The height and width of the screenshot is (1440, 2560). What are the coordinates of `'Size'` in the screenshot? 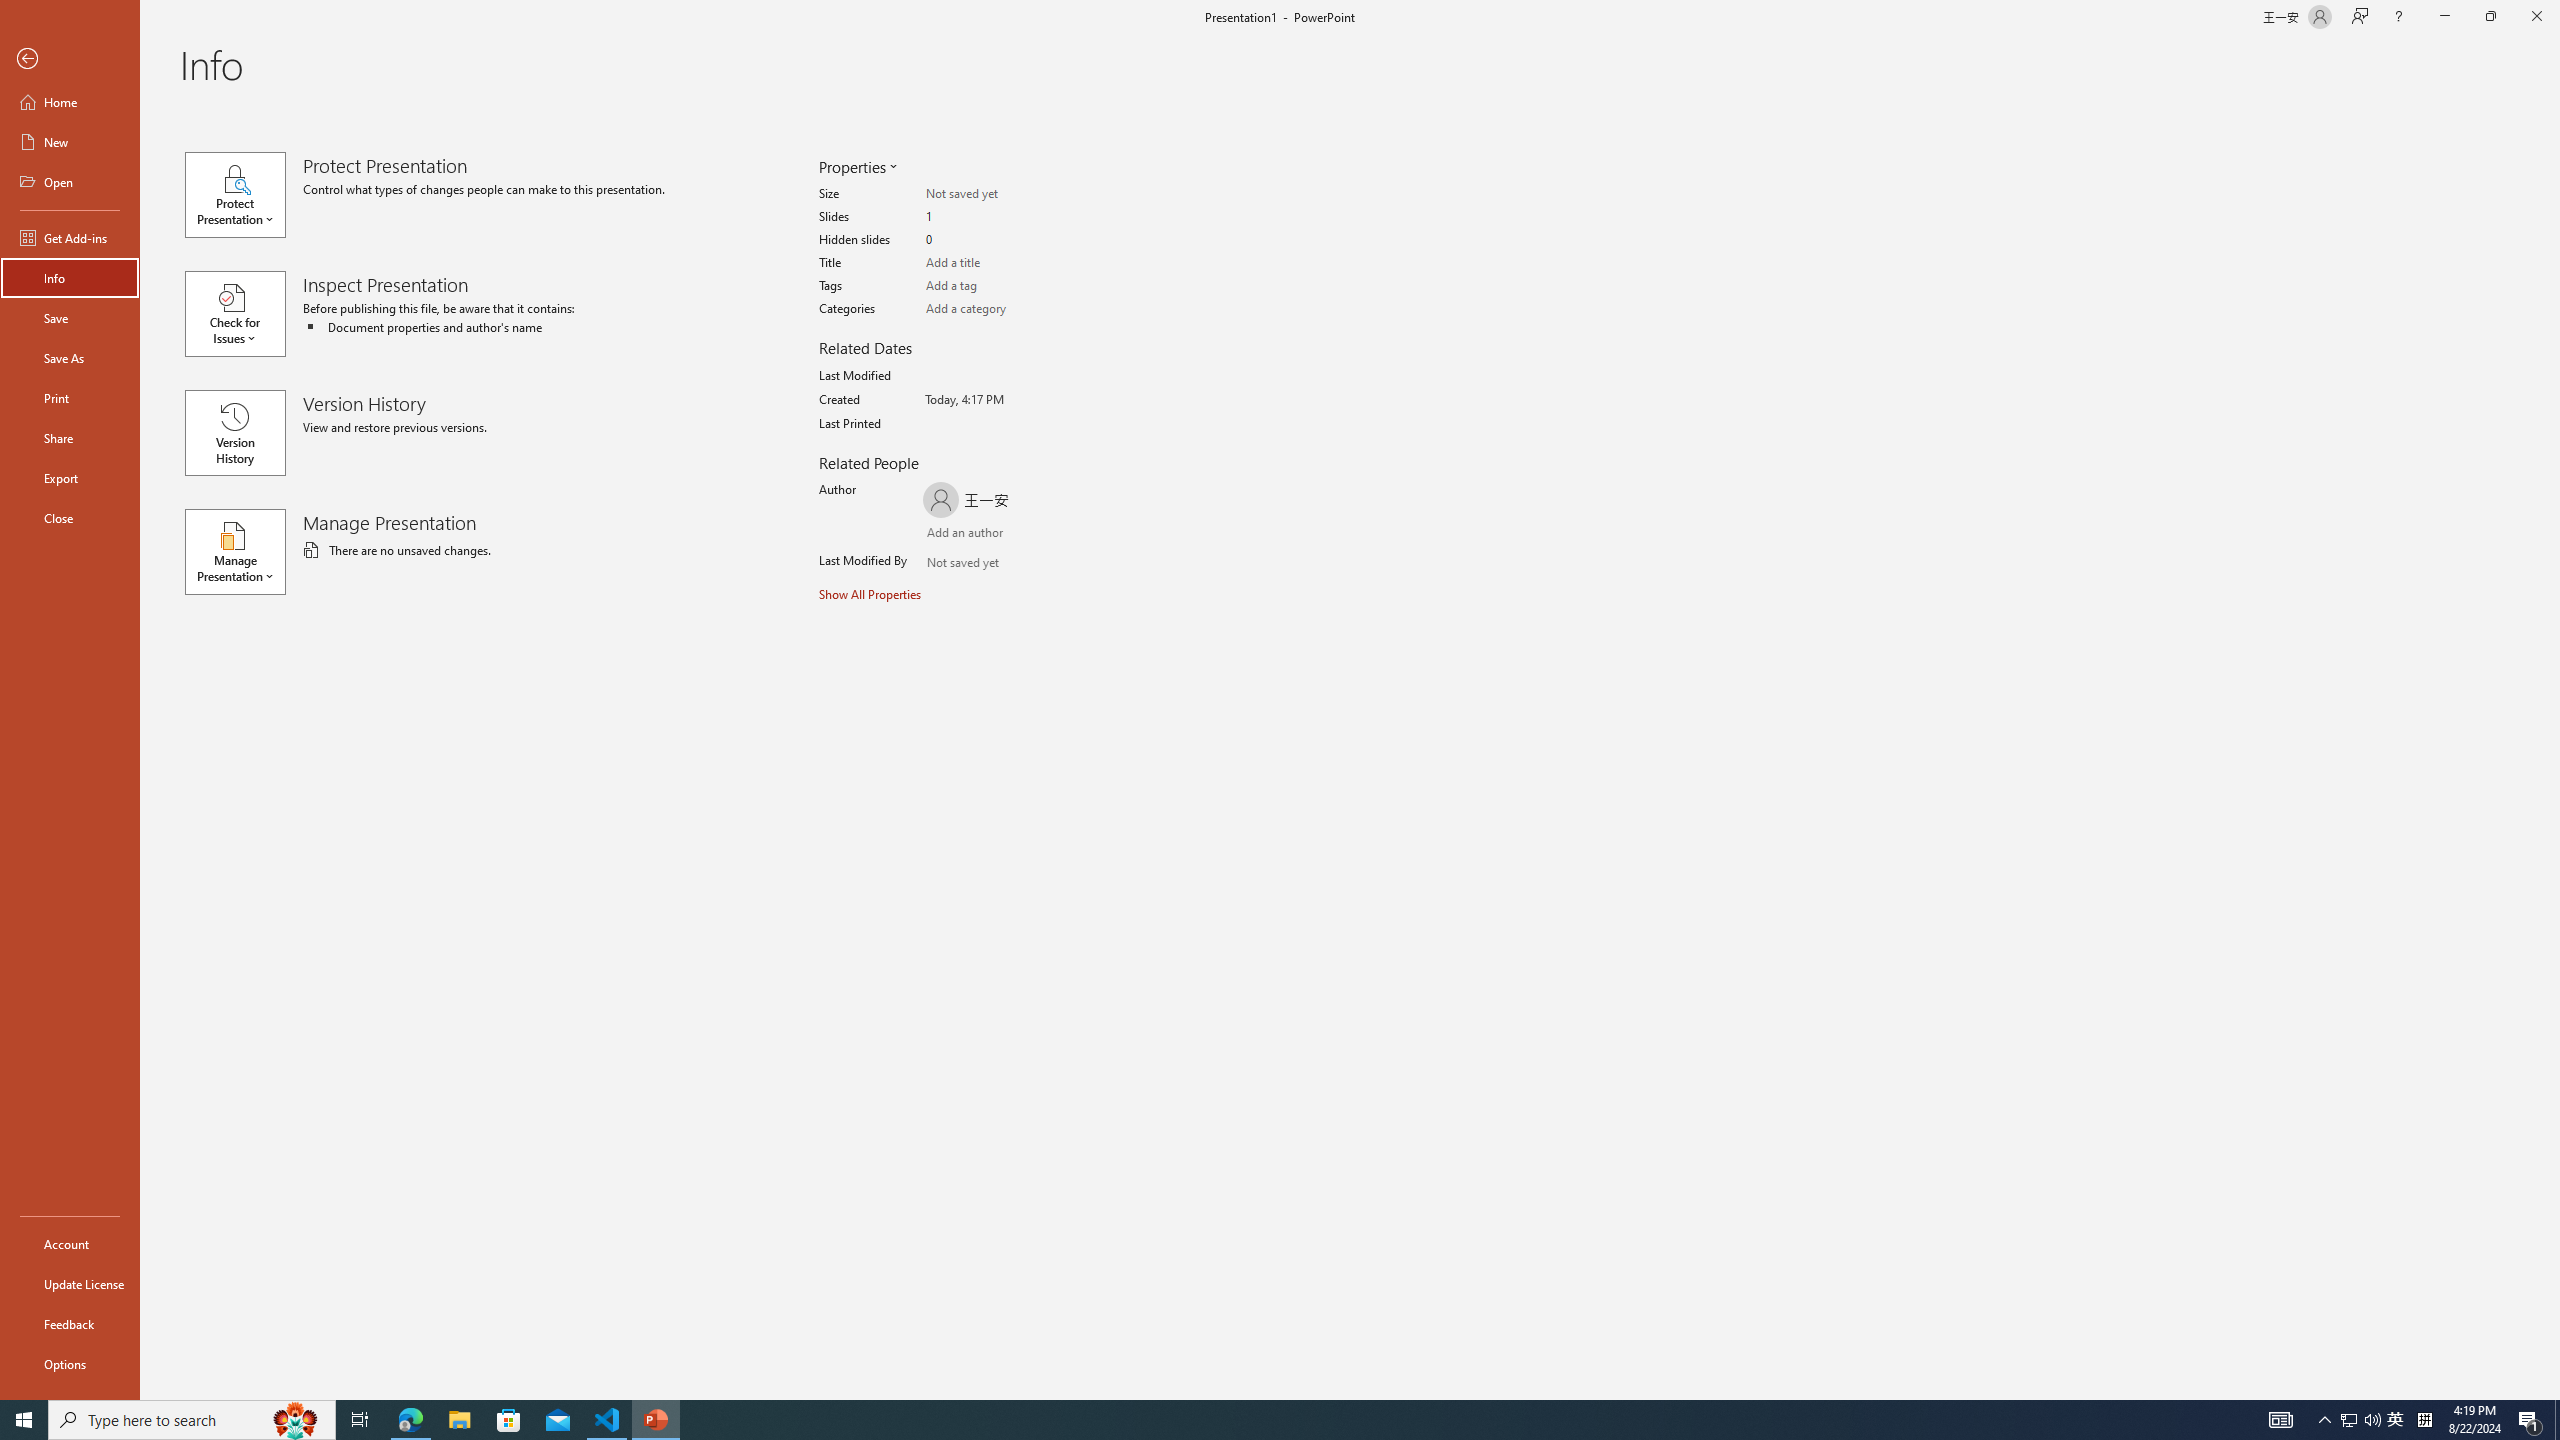 It's located at (1003, 194).